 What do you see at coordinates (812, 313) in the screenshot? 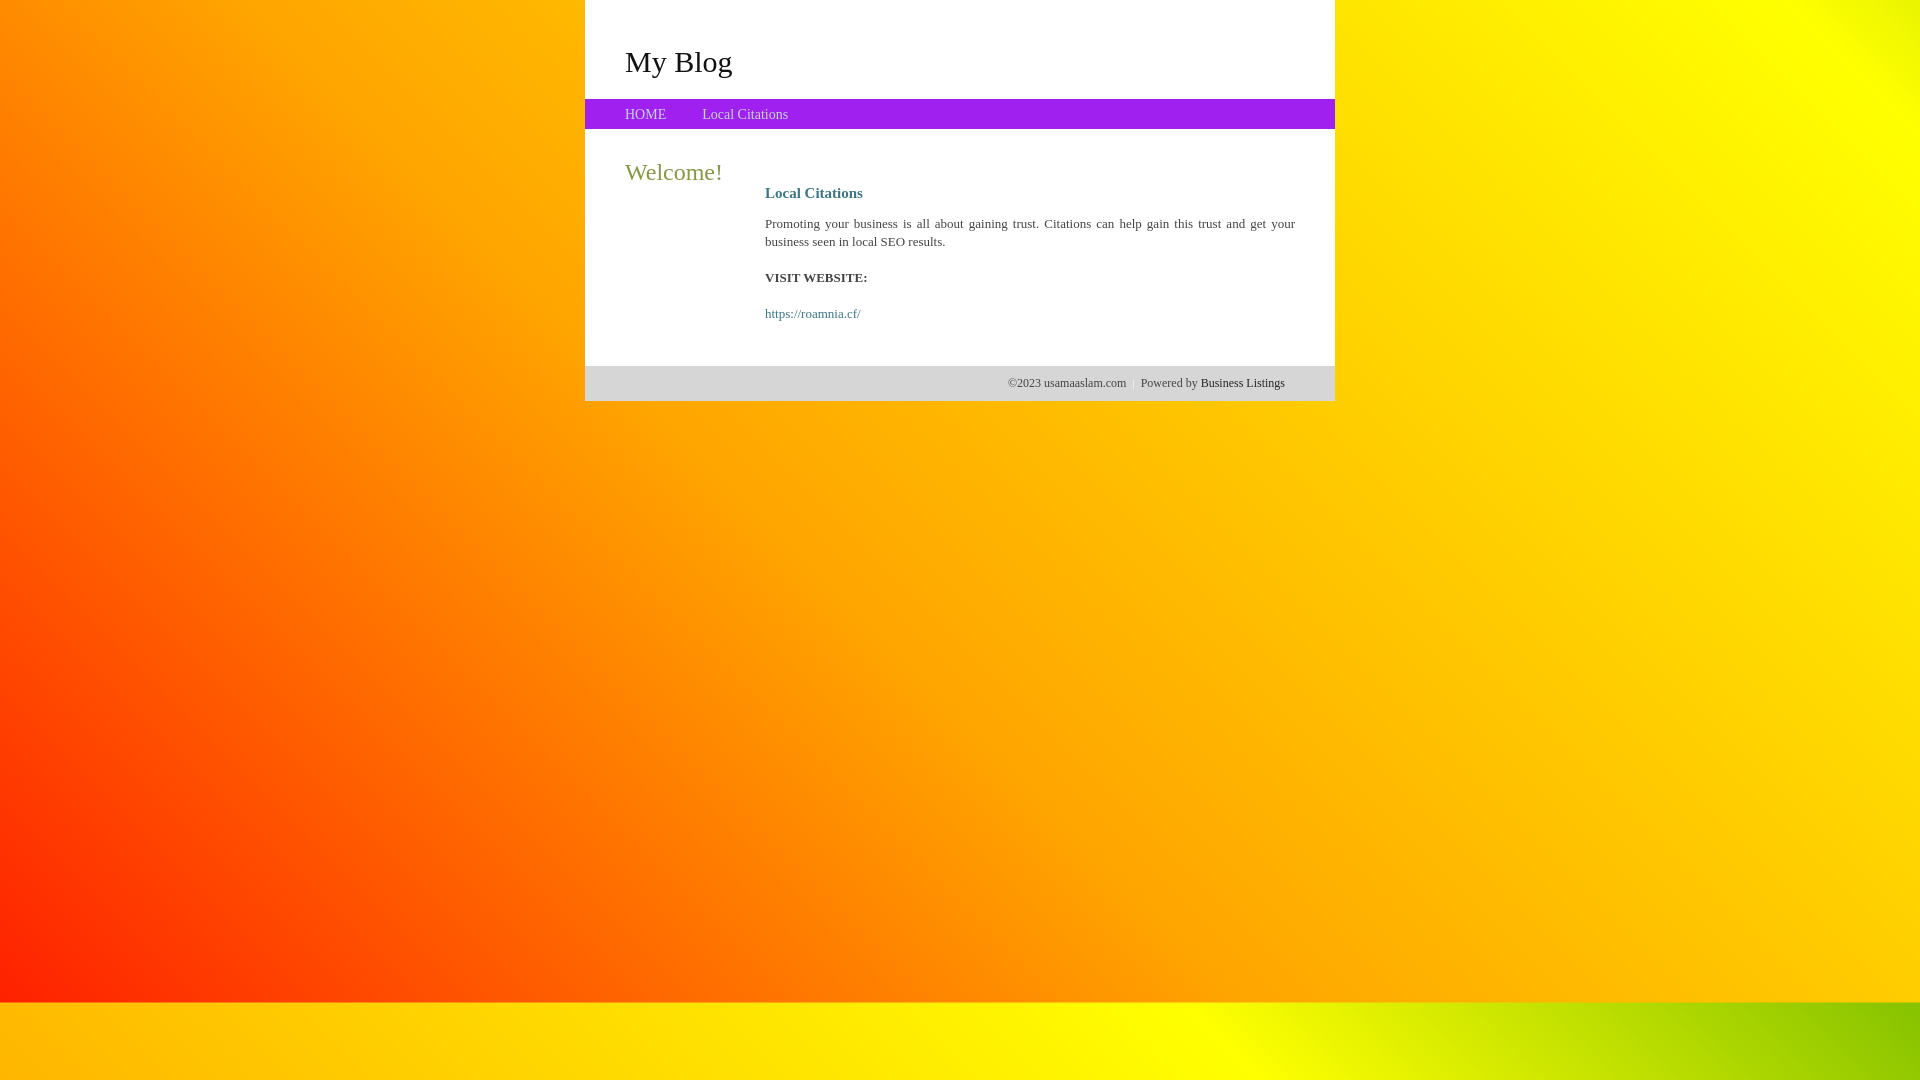
I see `'https://roamnia.cf/'` at bounding box center [812, 313].